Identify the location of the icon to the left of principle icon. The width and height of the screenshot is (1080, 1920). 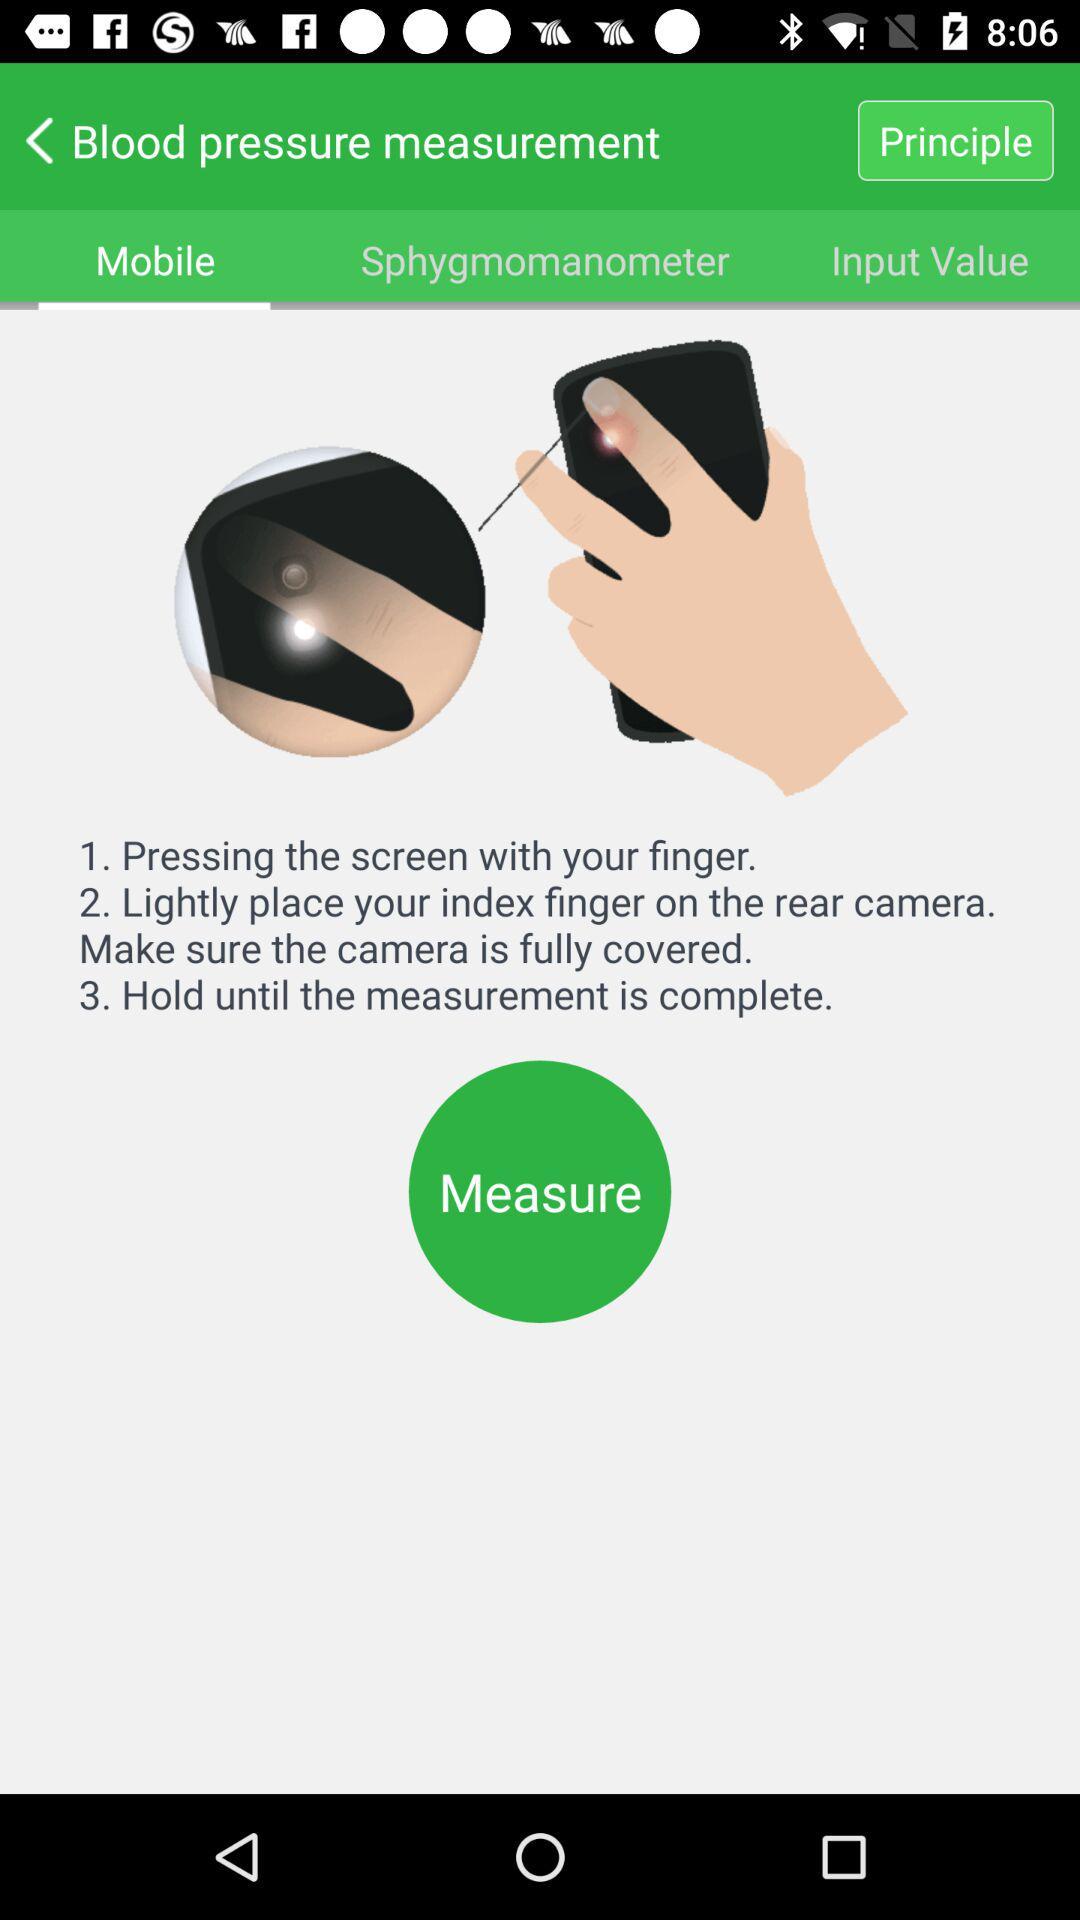
(427, 139).